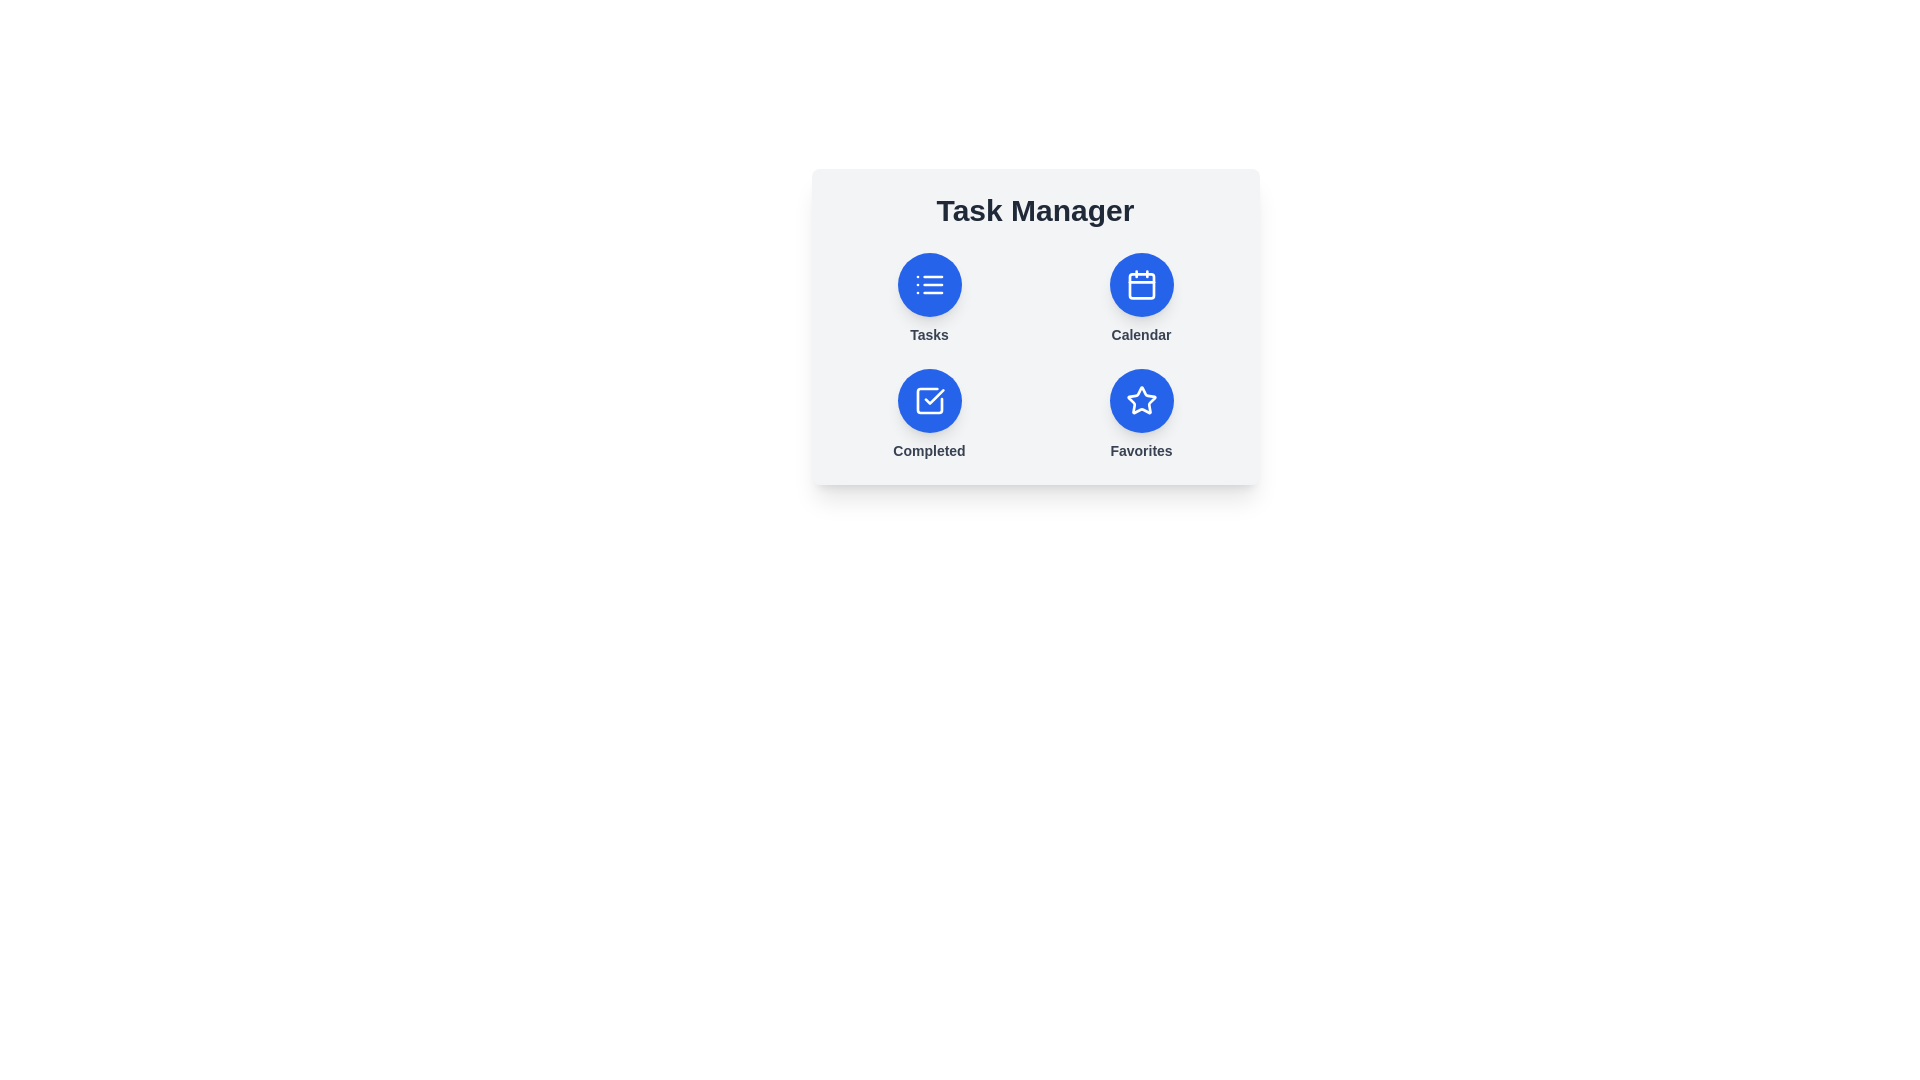 This screenshot has width=1920, height=1080. What do you see at coordinates (928, 299) in the screenshot?
I see `the 'Tasks' navigation item located in the top left of the grid layout` at bounding box center [928, 299].